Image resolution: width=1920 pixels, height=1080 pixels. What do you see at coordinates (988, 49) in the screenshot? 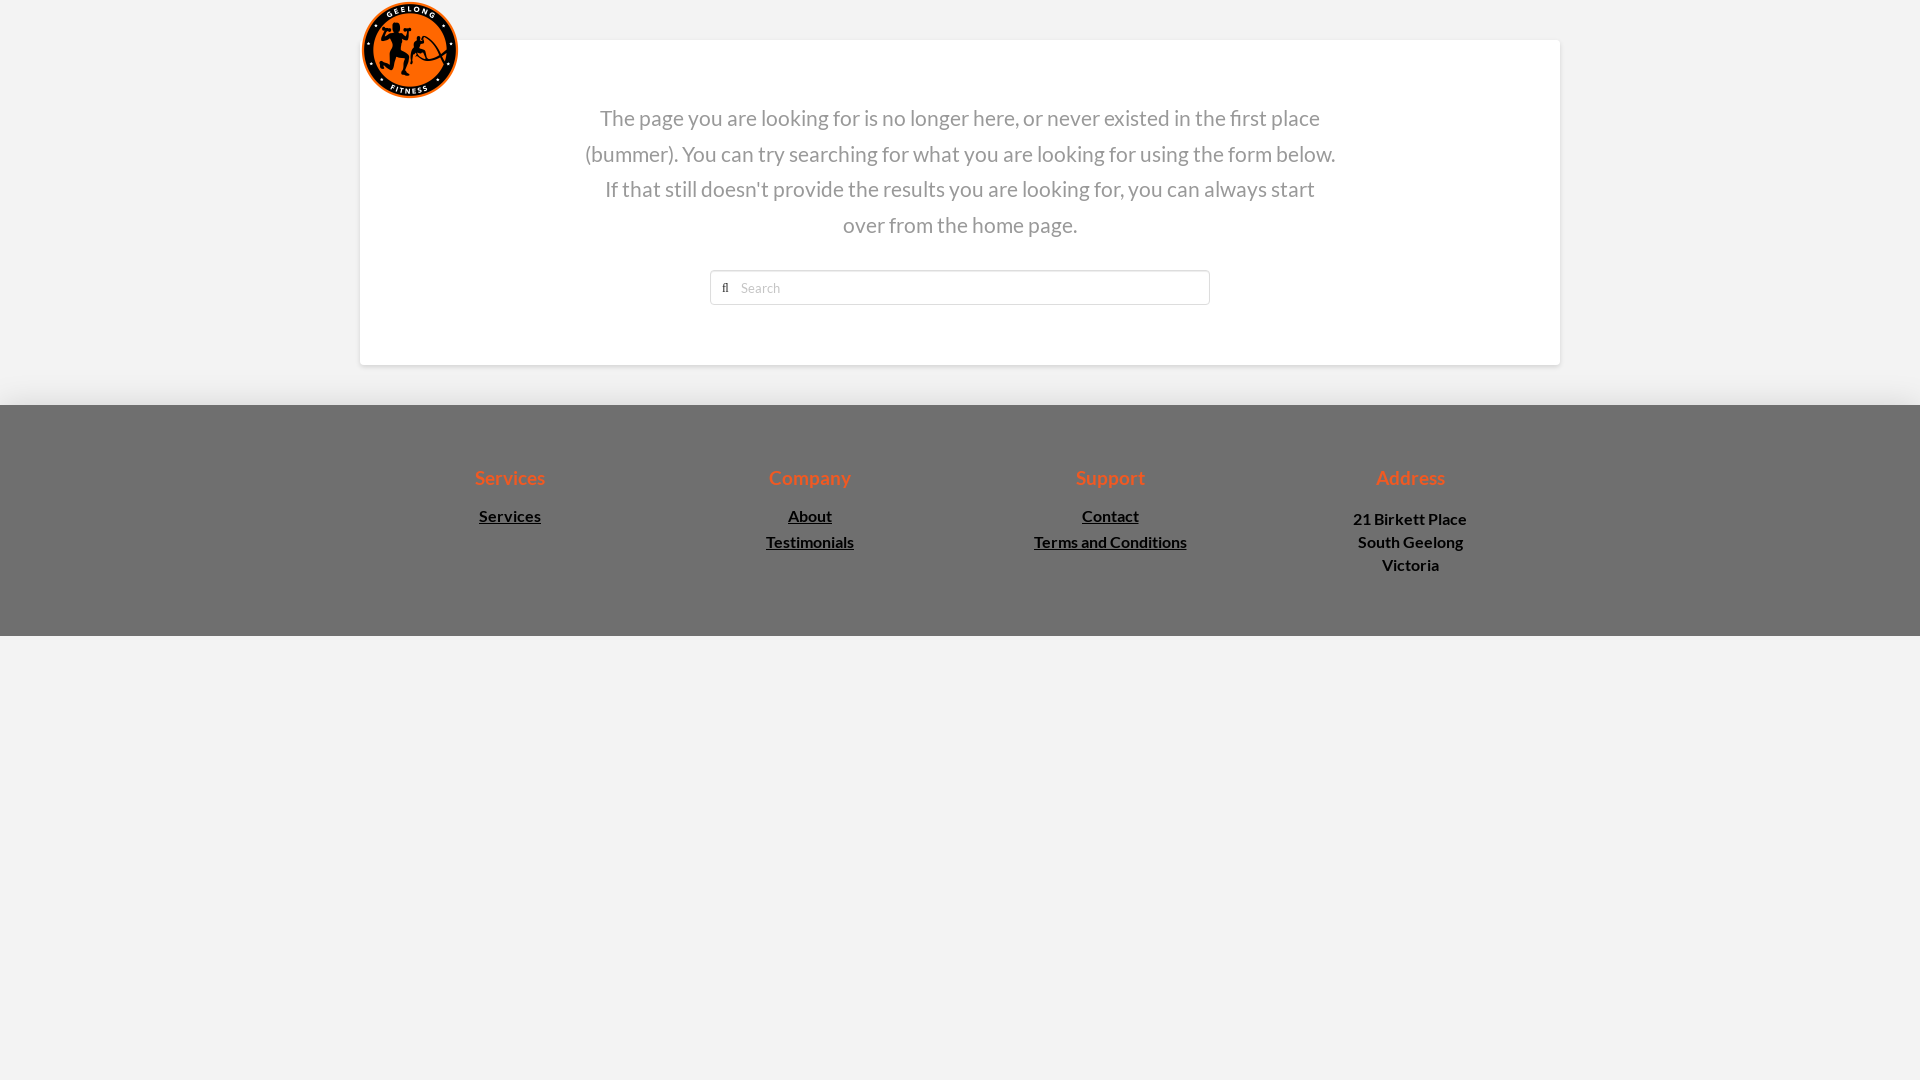
I see `'SERVICES'` at bounding box center [988, 49].